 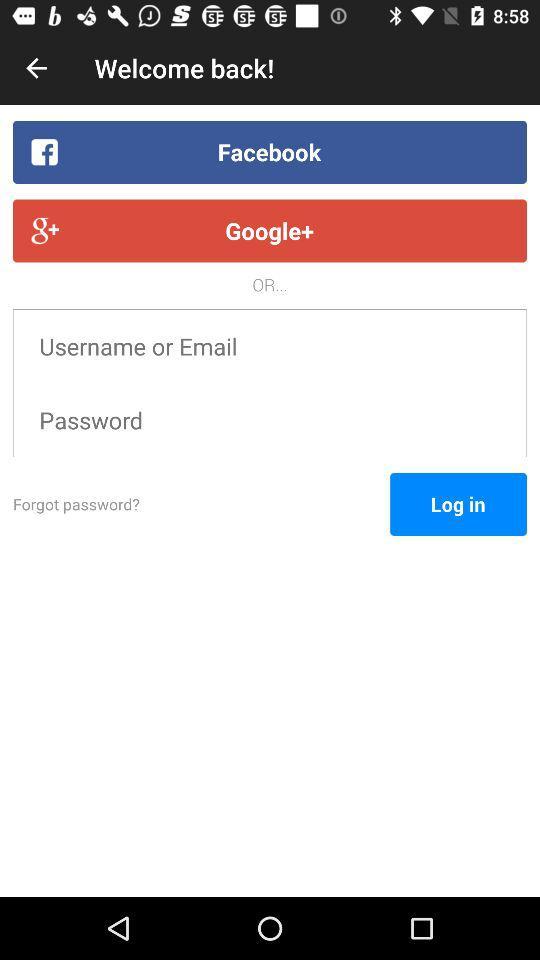 I want to click on the item next to the welcome back! icon, so click(x=36, y=68).